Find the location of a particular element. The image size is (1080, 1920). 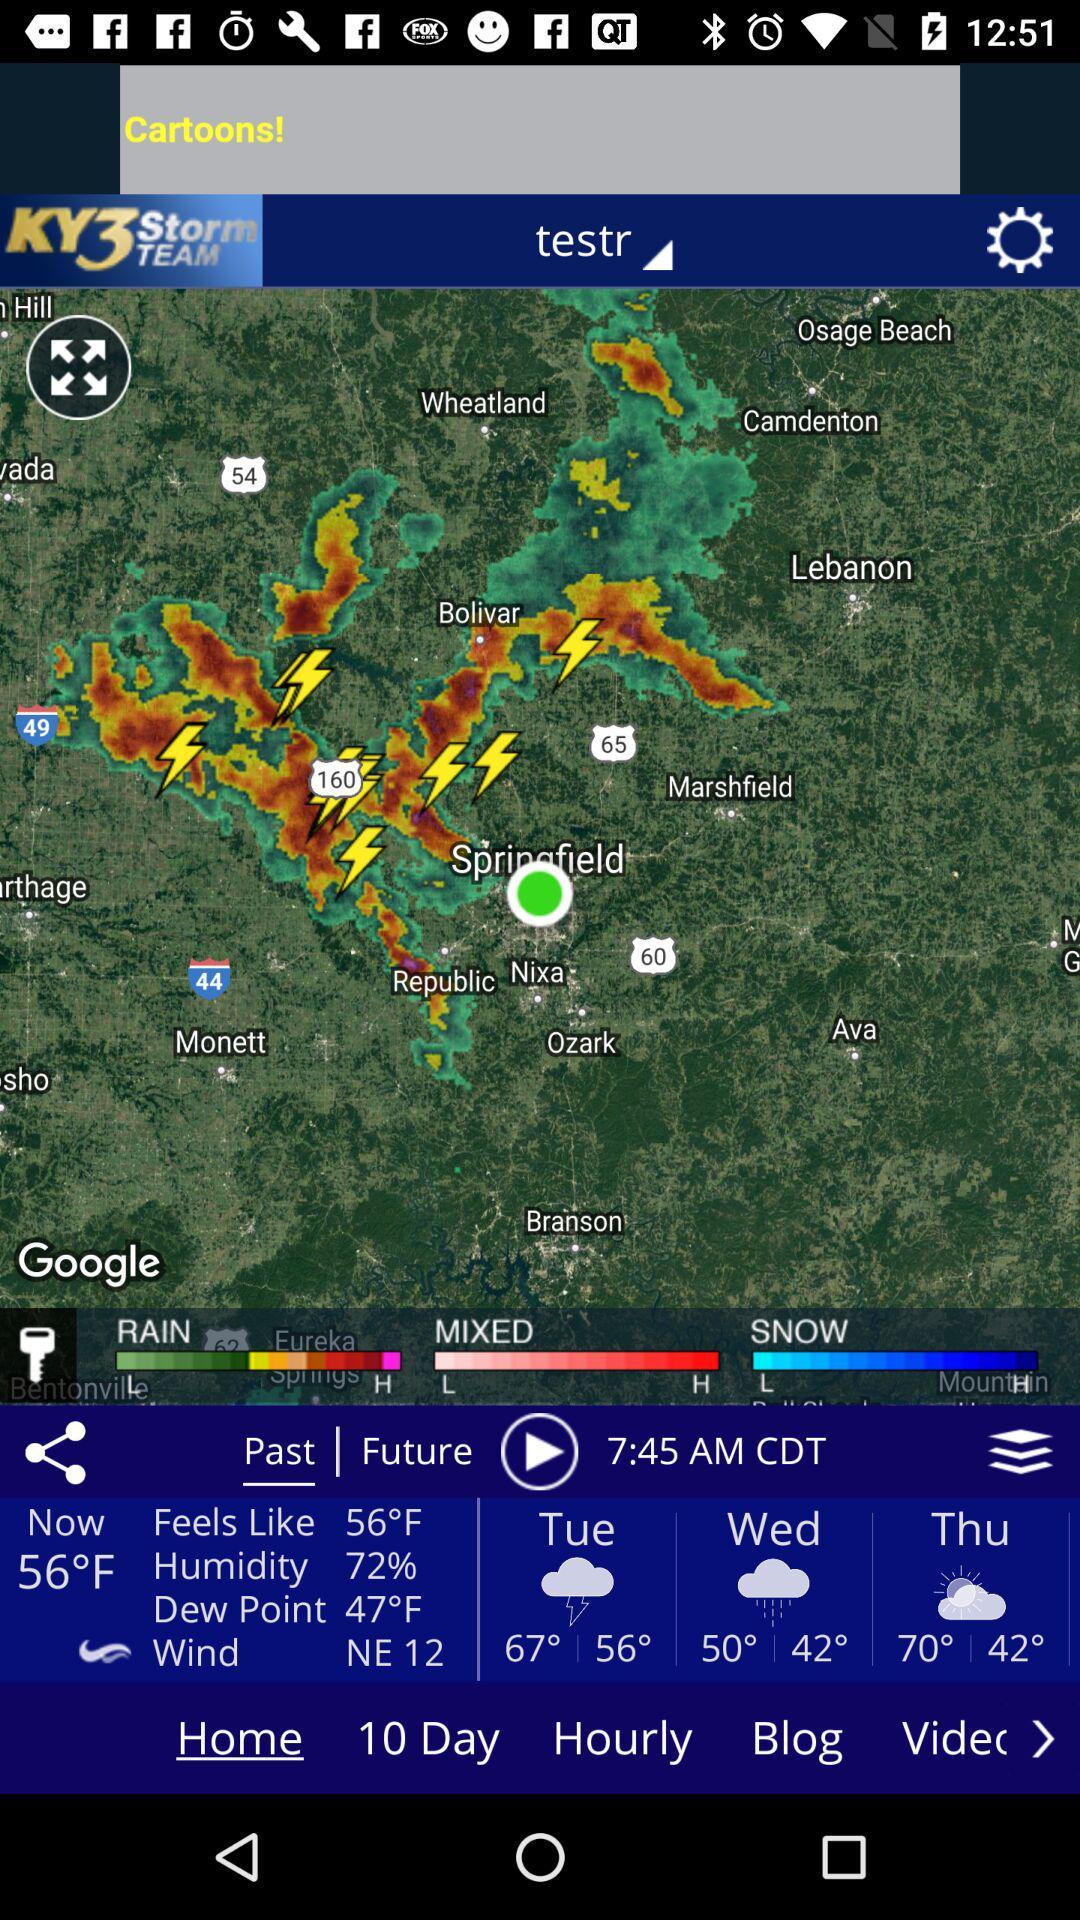

the layers icon is located at coordinates (1020, 1451).